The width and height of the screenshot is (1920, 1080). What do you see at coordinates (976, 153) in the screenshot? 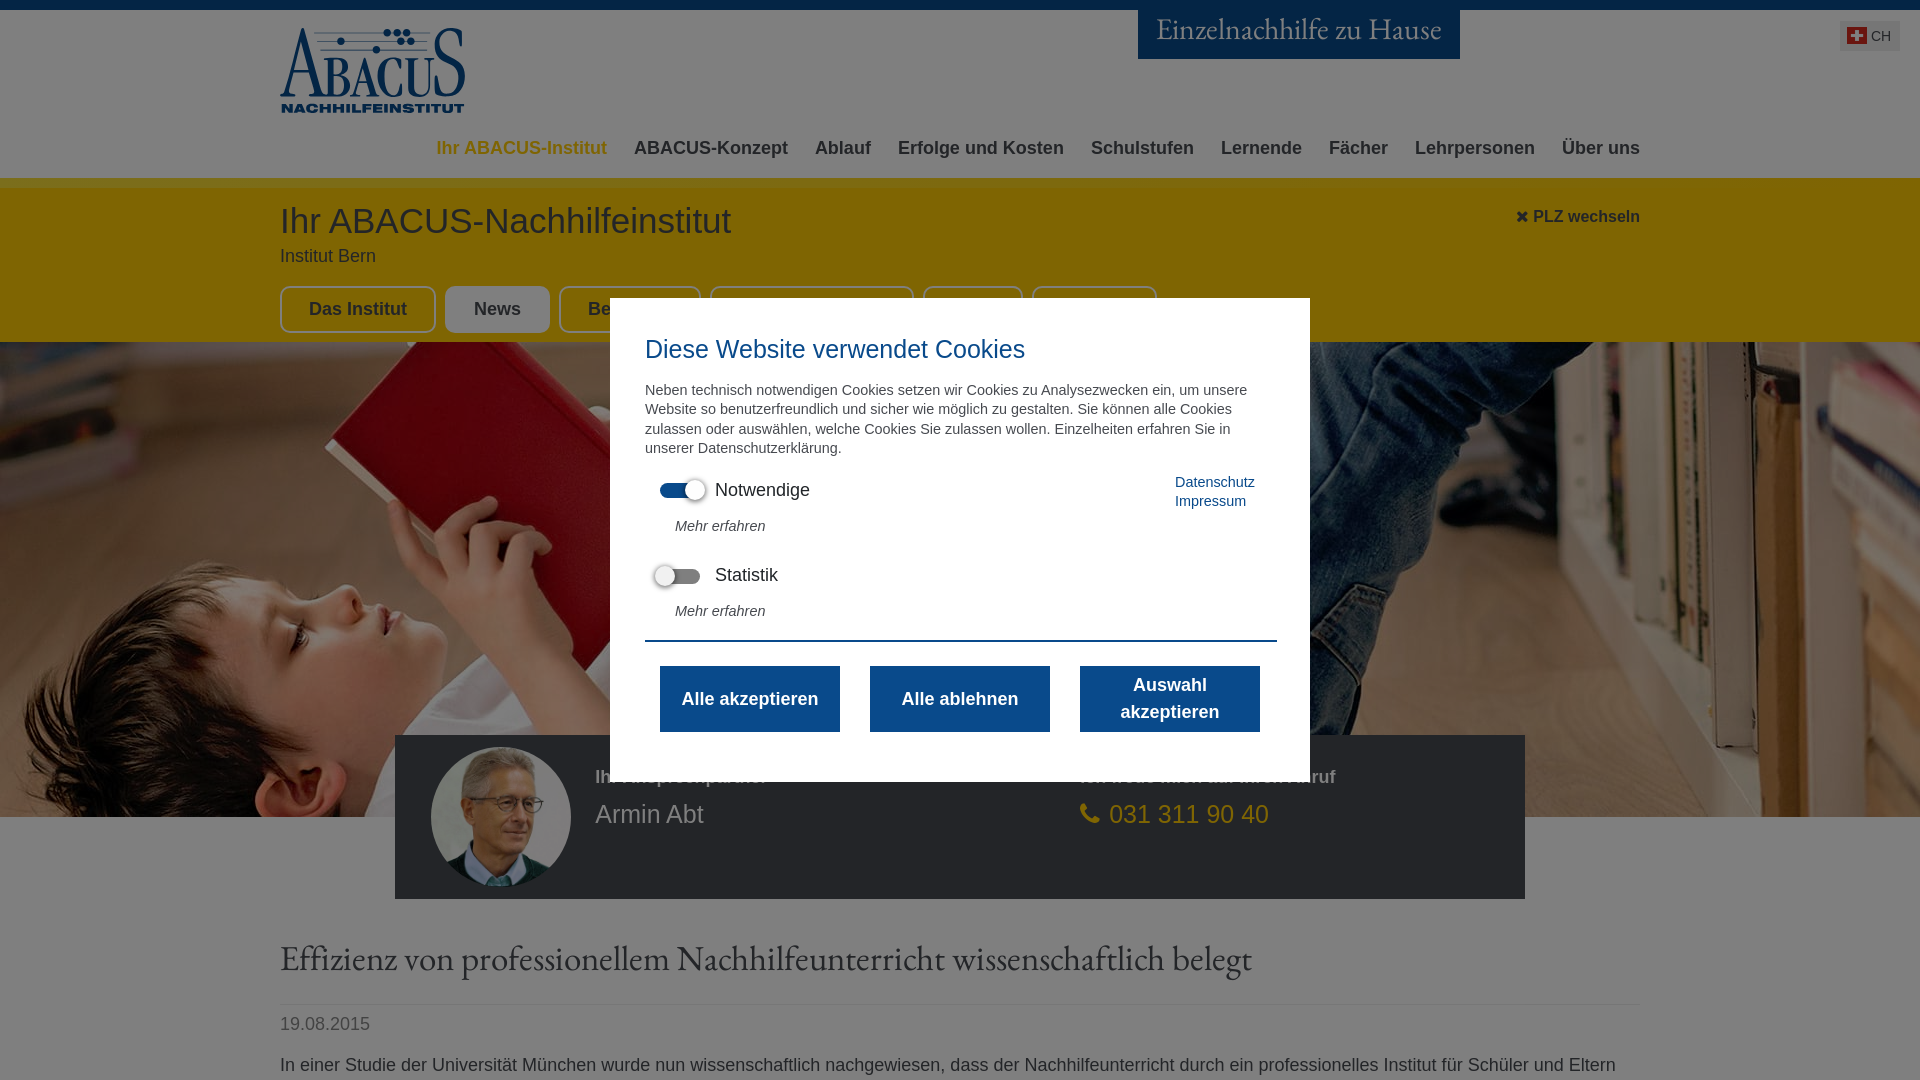
I see `'Erfolge und Kosten'` at bounding box center [976, 153].